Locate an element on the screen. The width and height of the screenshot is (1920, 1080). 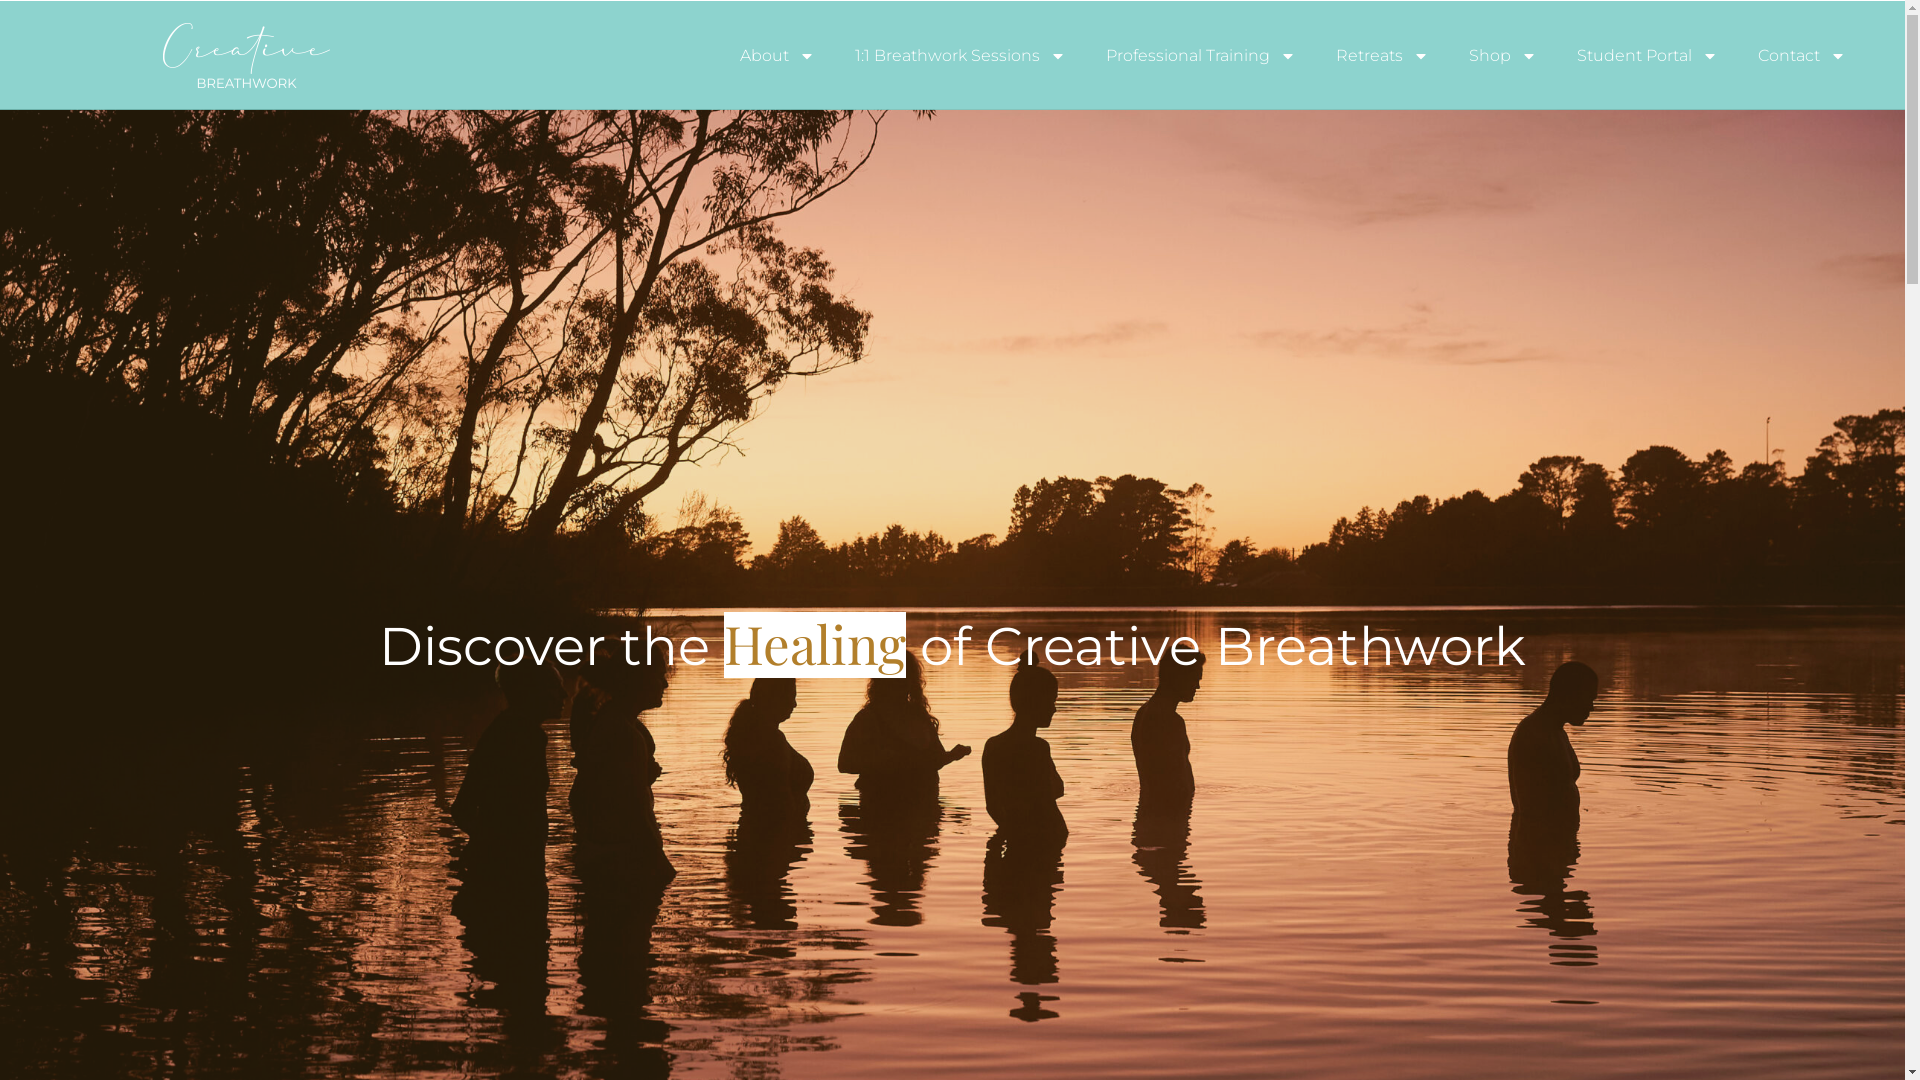
'Retreats' is located at coordinates (1381, 53).